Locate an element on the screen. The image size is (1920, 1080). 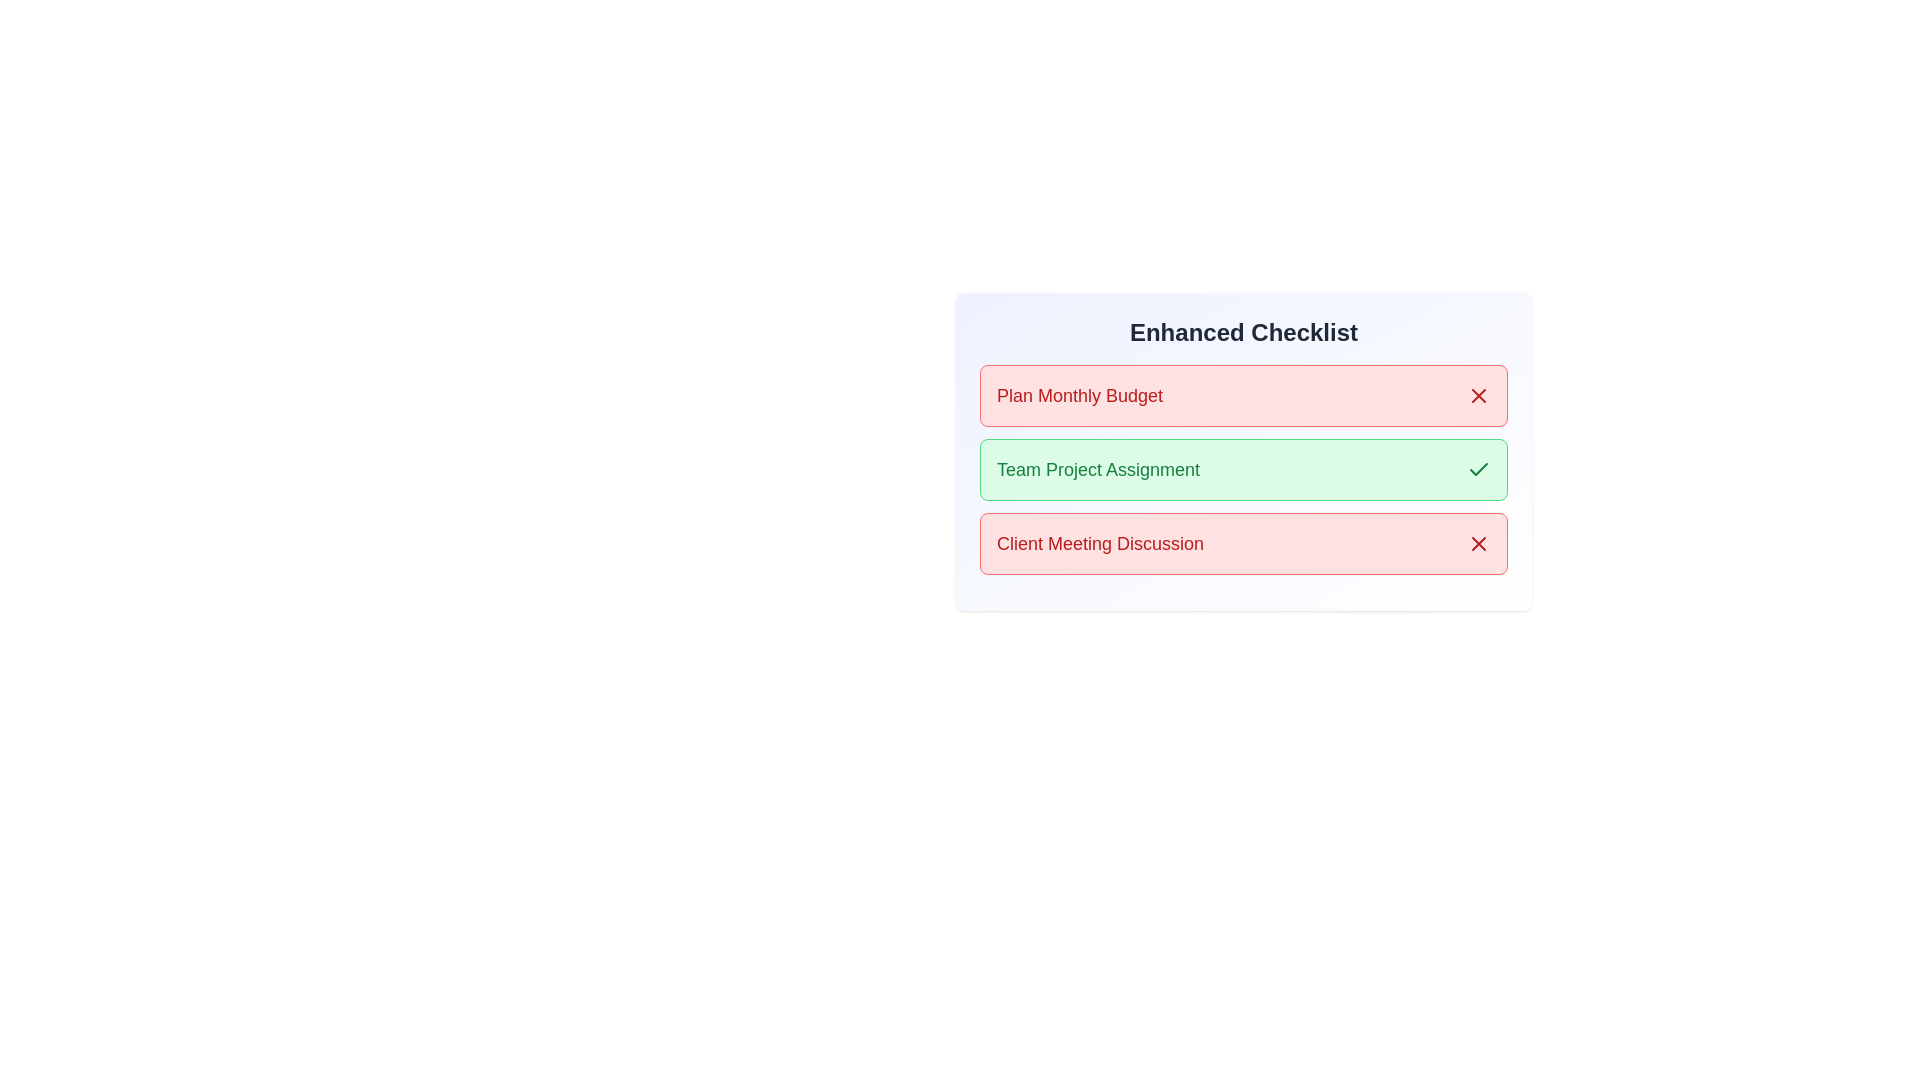
the dismiss button for the 'Client Meeting Discussion' item in the checklist to receive additional visual feedback is located at coordinates (1478, 543).